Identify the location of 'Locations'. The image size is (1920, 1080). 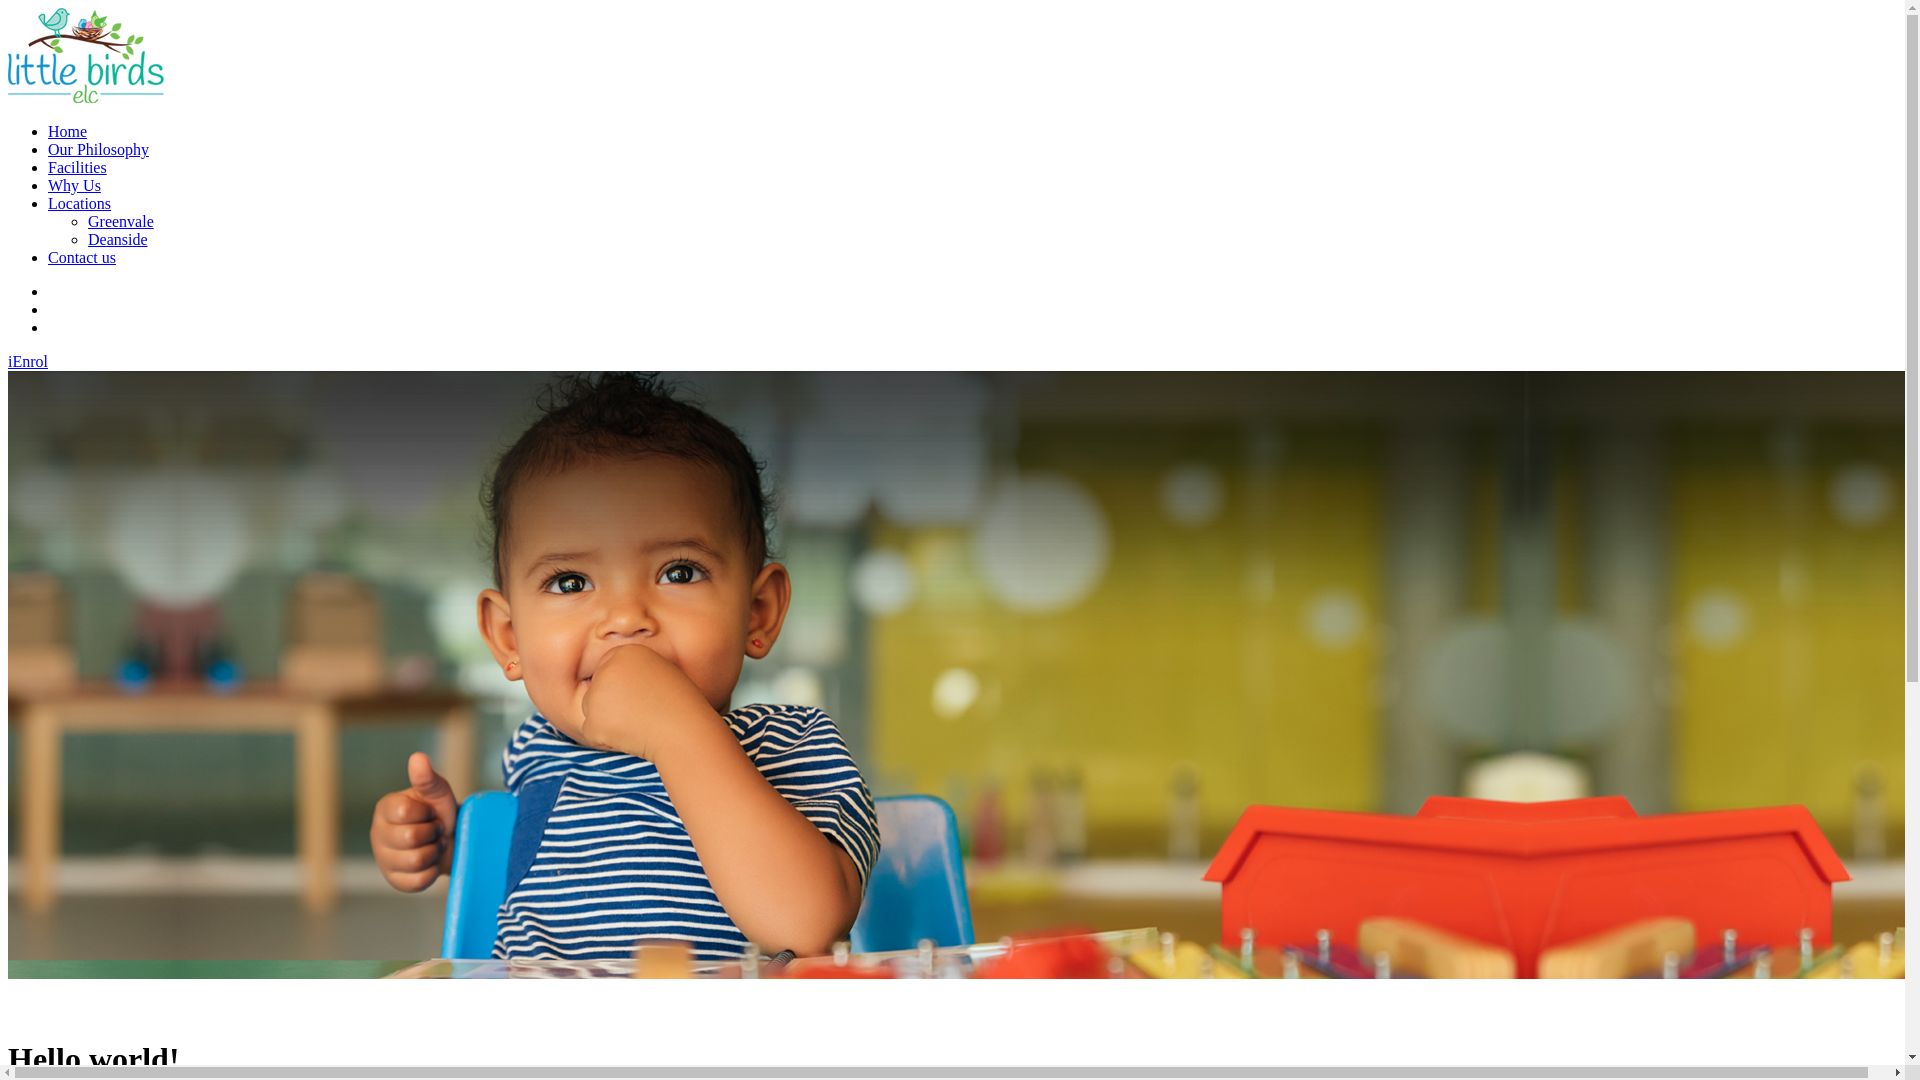
(79, 203).